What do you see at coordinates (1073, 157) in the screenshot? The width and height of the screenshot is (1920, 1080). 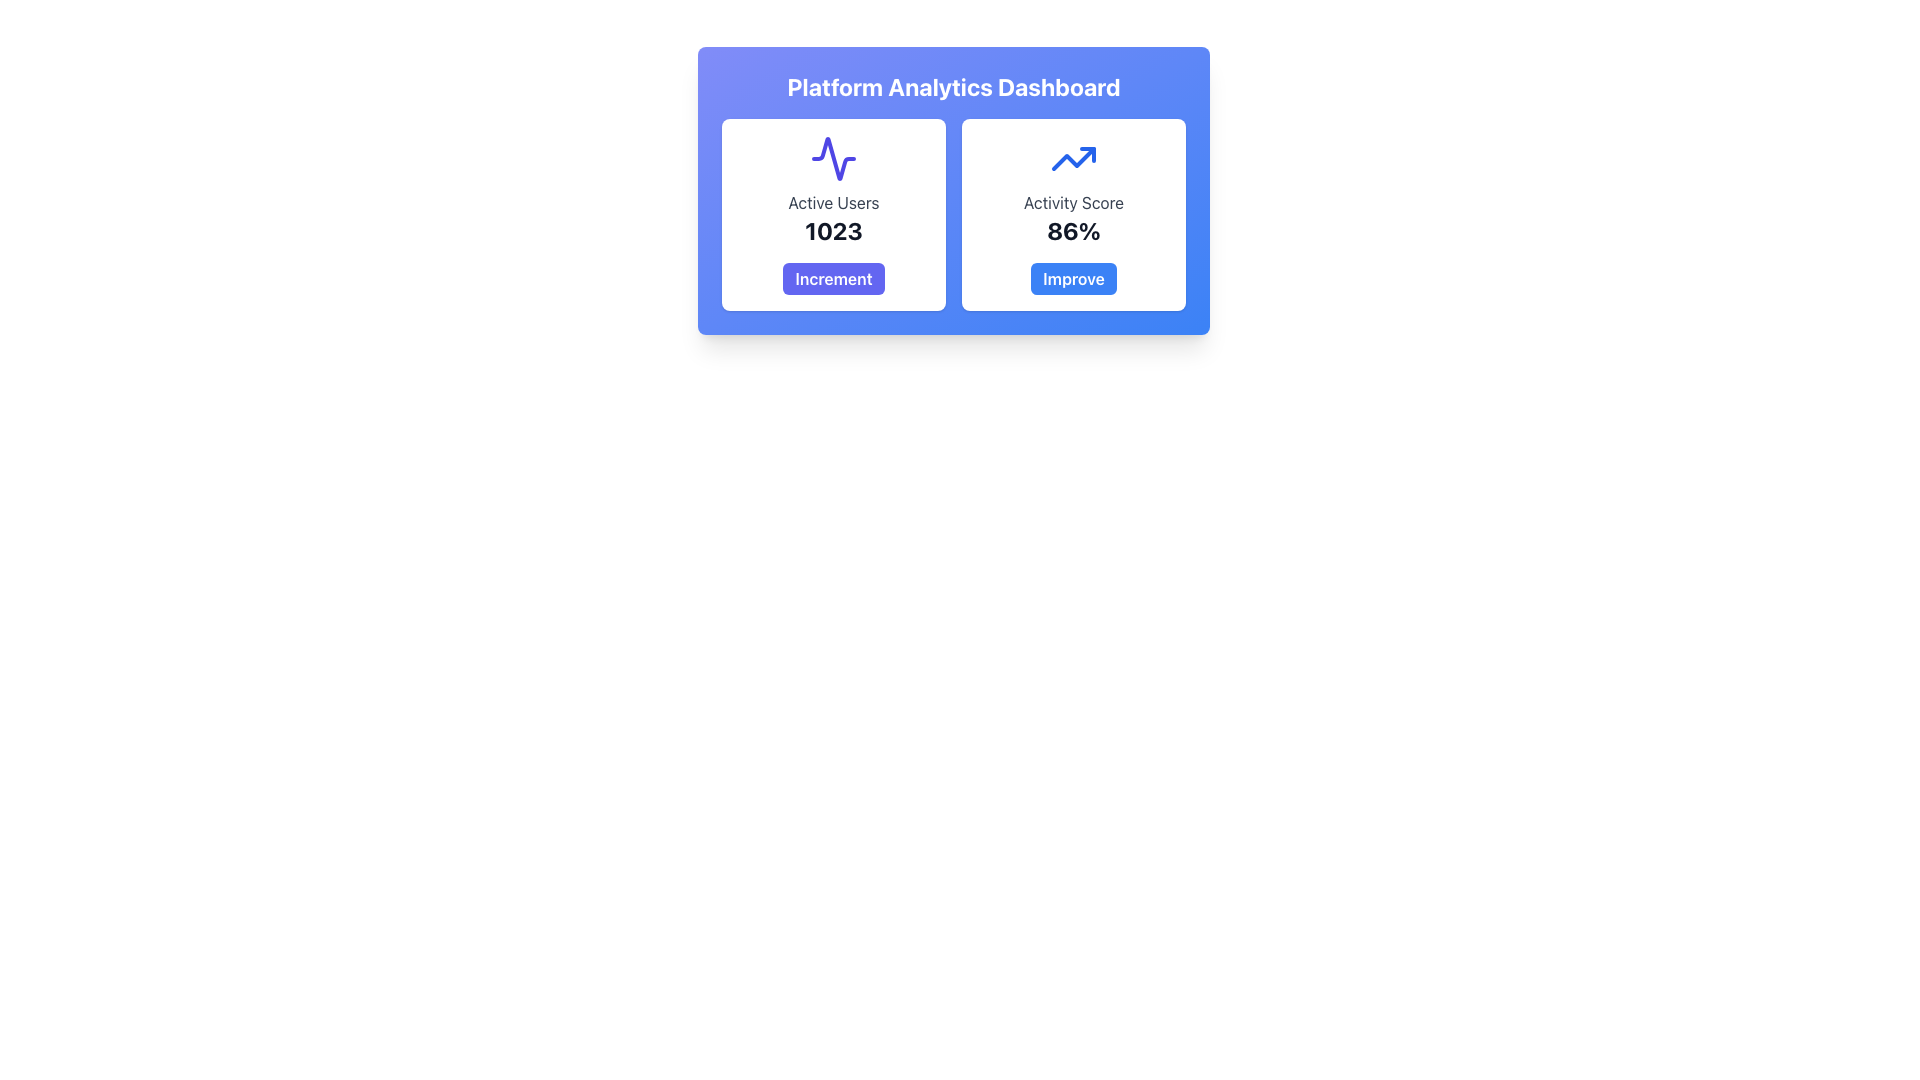 I see `the upward trending line icon with a blue stroke located at the top center of the 'Activity Score' card, positioned above the percentage text ('86%') and the 'Improve' button` at bounding box center [1073, 157].